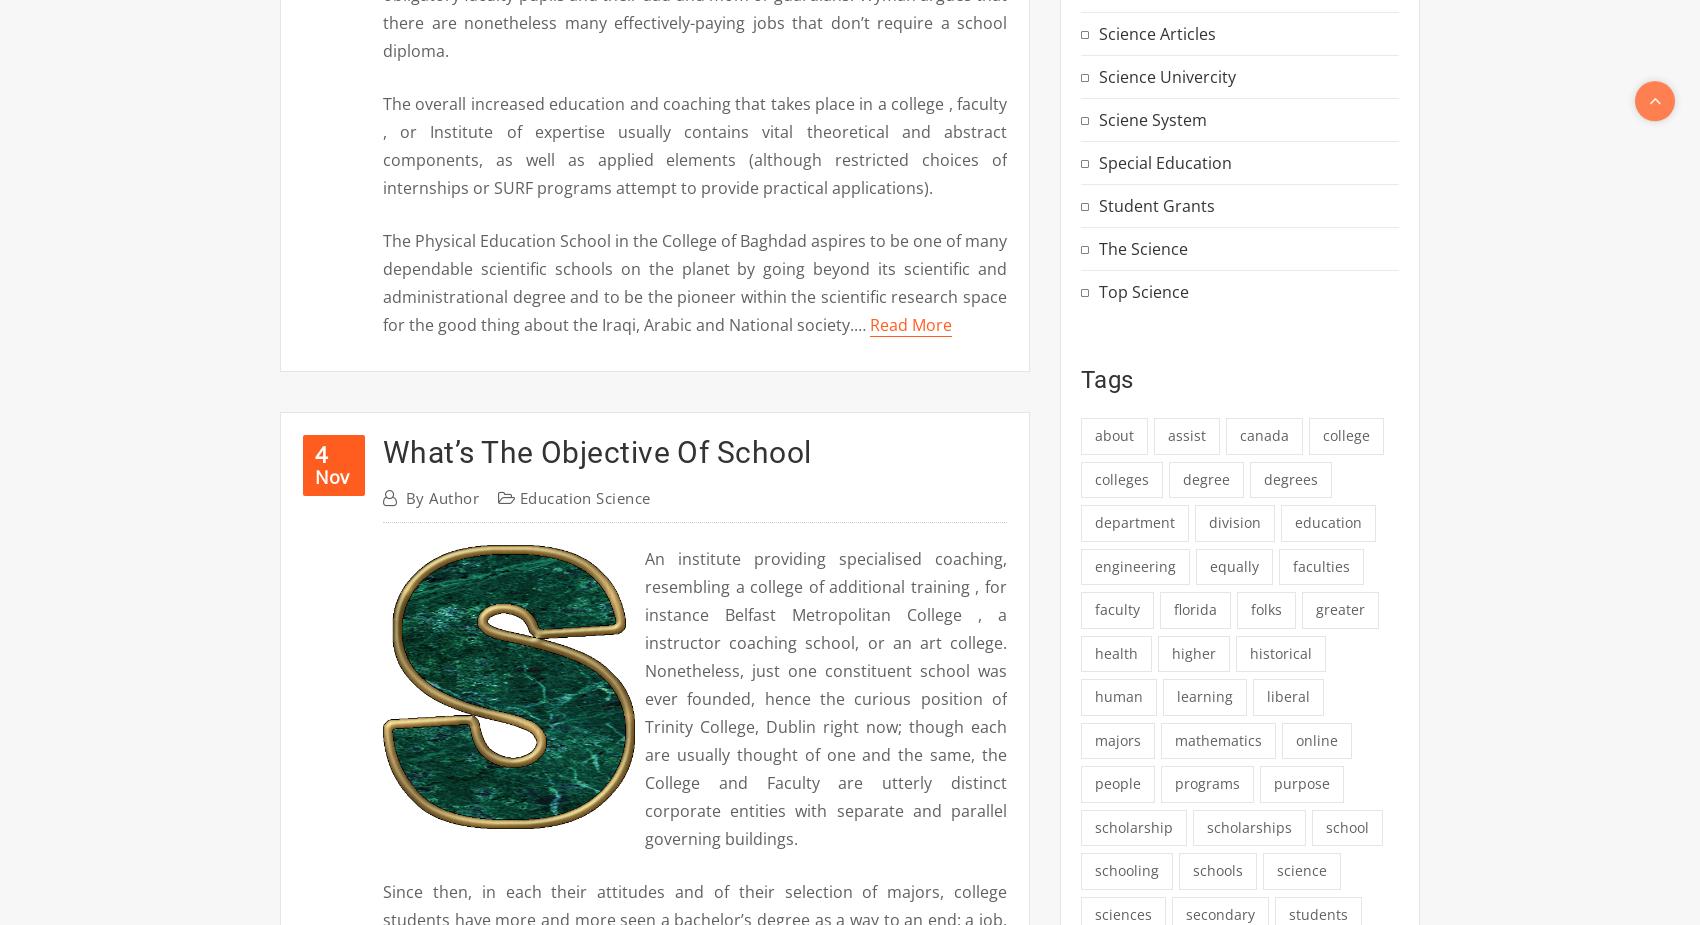  What do you see at coordinates (1290, 478) in the screenshot?
I see `'degrees'` at bounding box center [1290, 478].